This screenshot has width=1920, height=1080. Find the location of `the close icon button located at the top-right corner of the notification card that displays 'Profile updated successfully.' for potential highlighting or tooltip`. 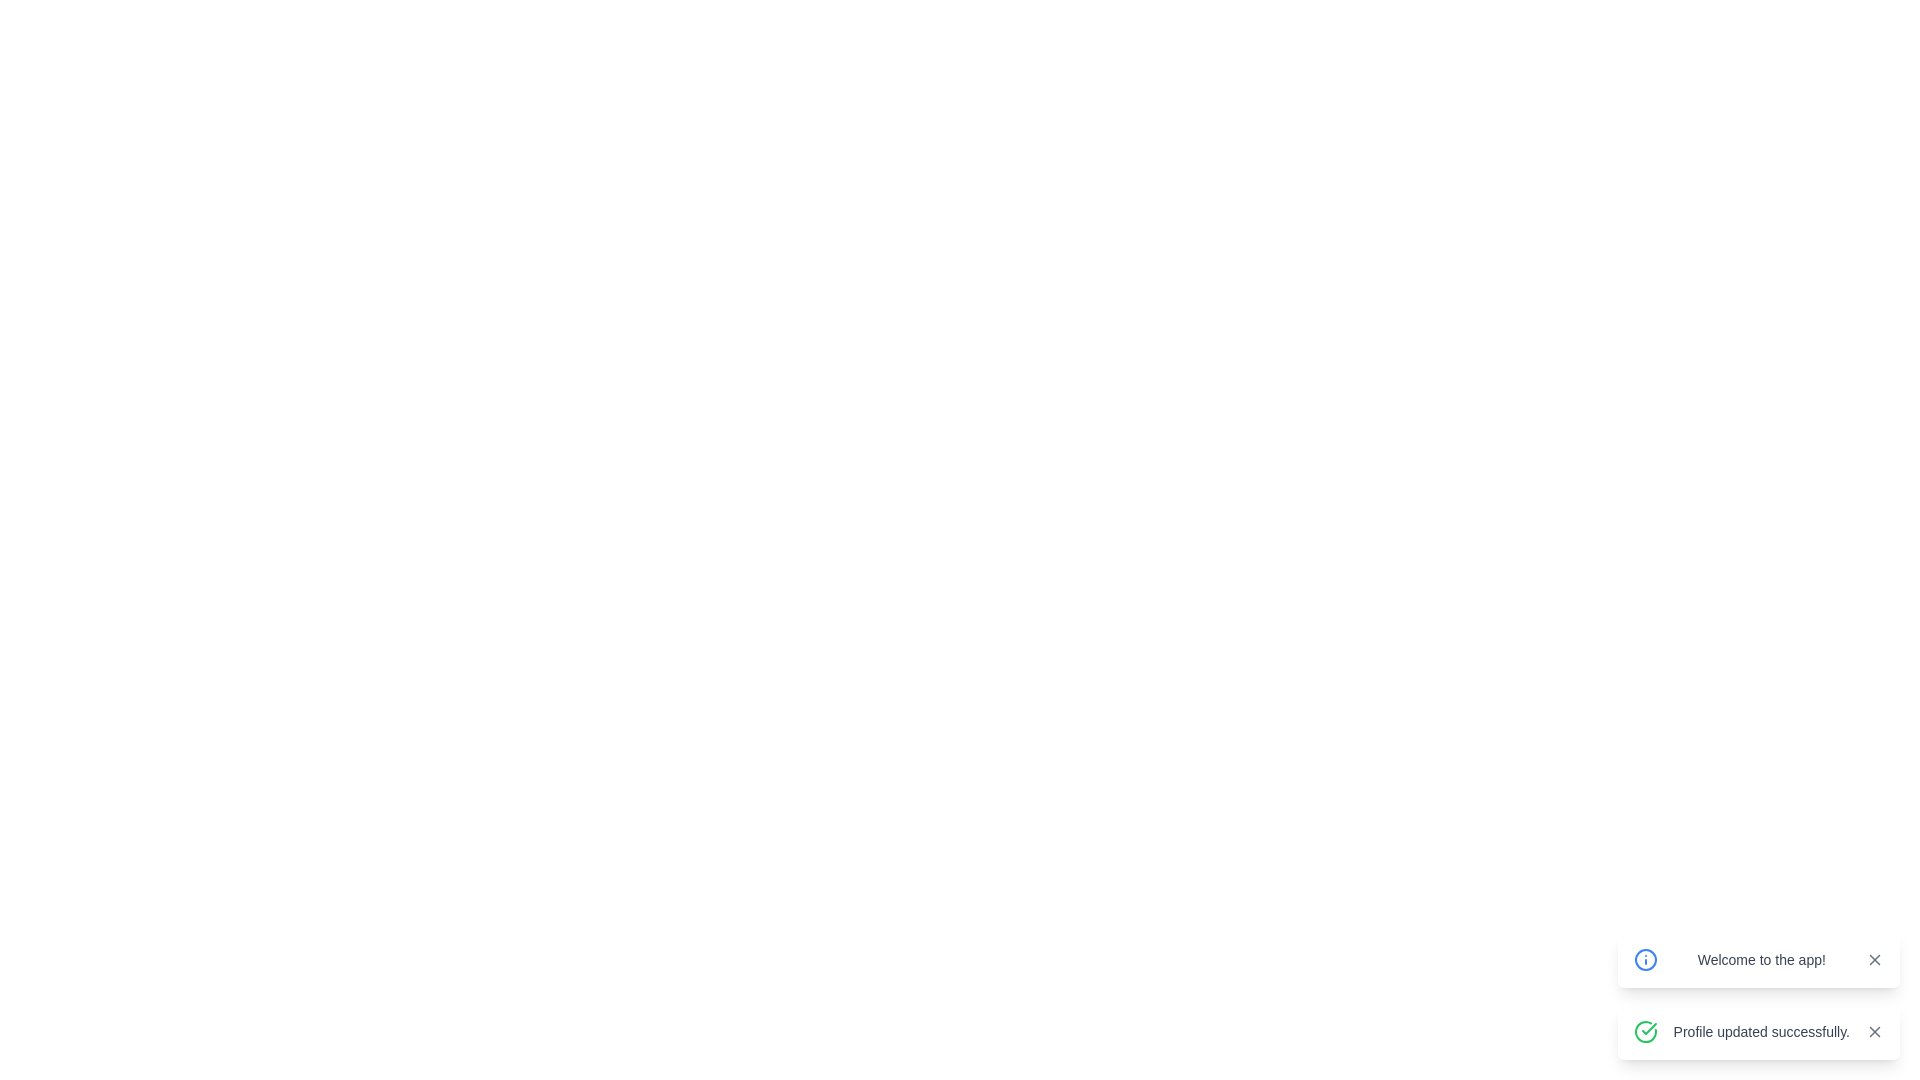

the close icon button located at the top-right corner of the notification card that displays 'Profile updated successfully.' for potential highlighting or tooltip is located at coordinates (1874, 1032).